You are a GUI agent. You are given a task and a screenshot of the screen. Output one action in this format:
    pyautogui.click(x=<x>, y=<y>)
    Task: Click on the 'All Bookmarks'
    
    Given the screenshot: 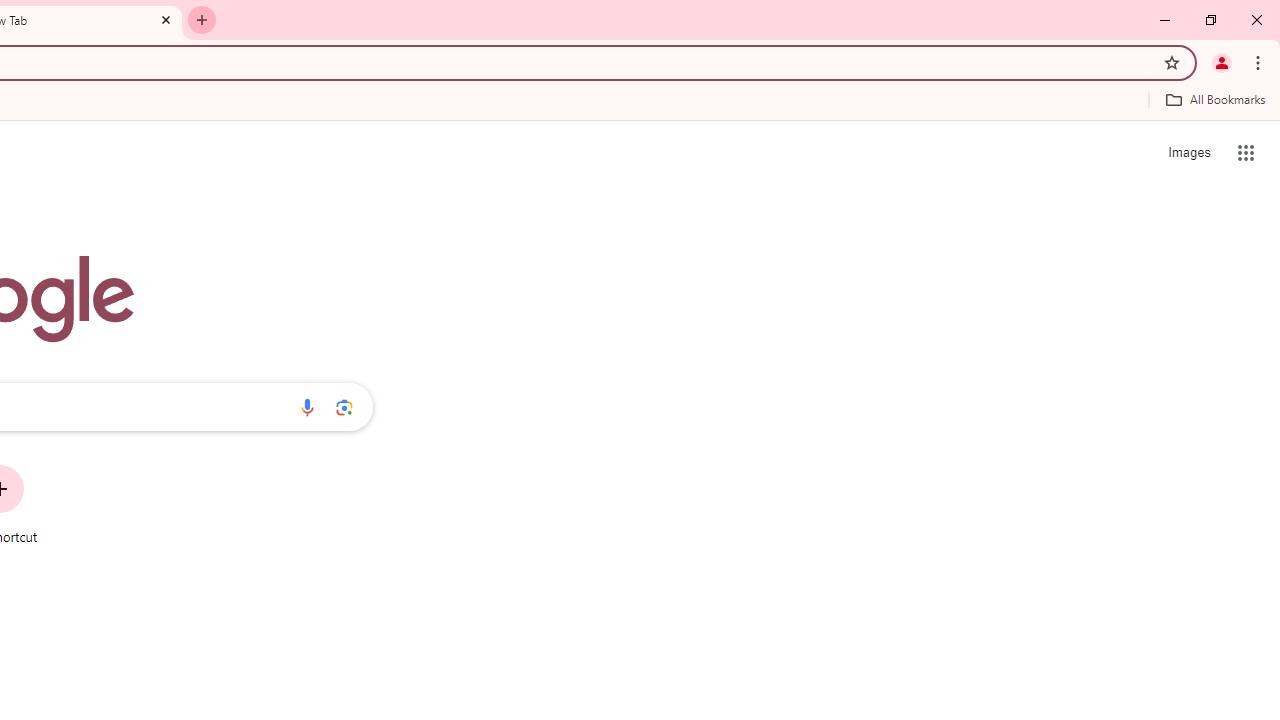 What is the action you would take?
    pyautogui.click(x=1214, y=99)
    